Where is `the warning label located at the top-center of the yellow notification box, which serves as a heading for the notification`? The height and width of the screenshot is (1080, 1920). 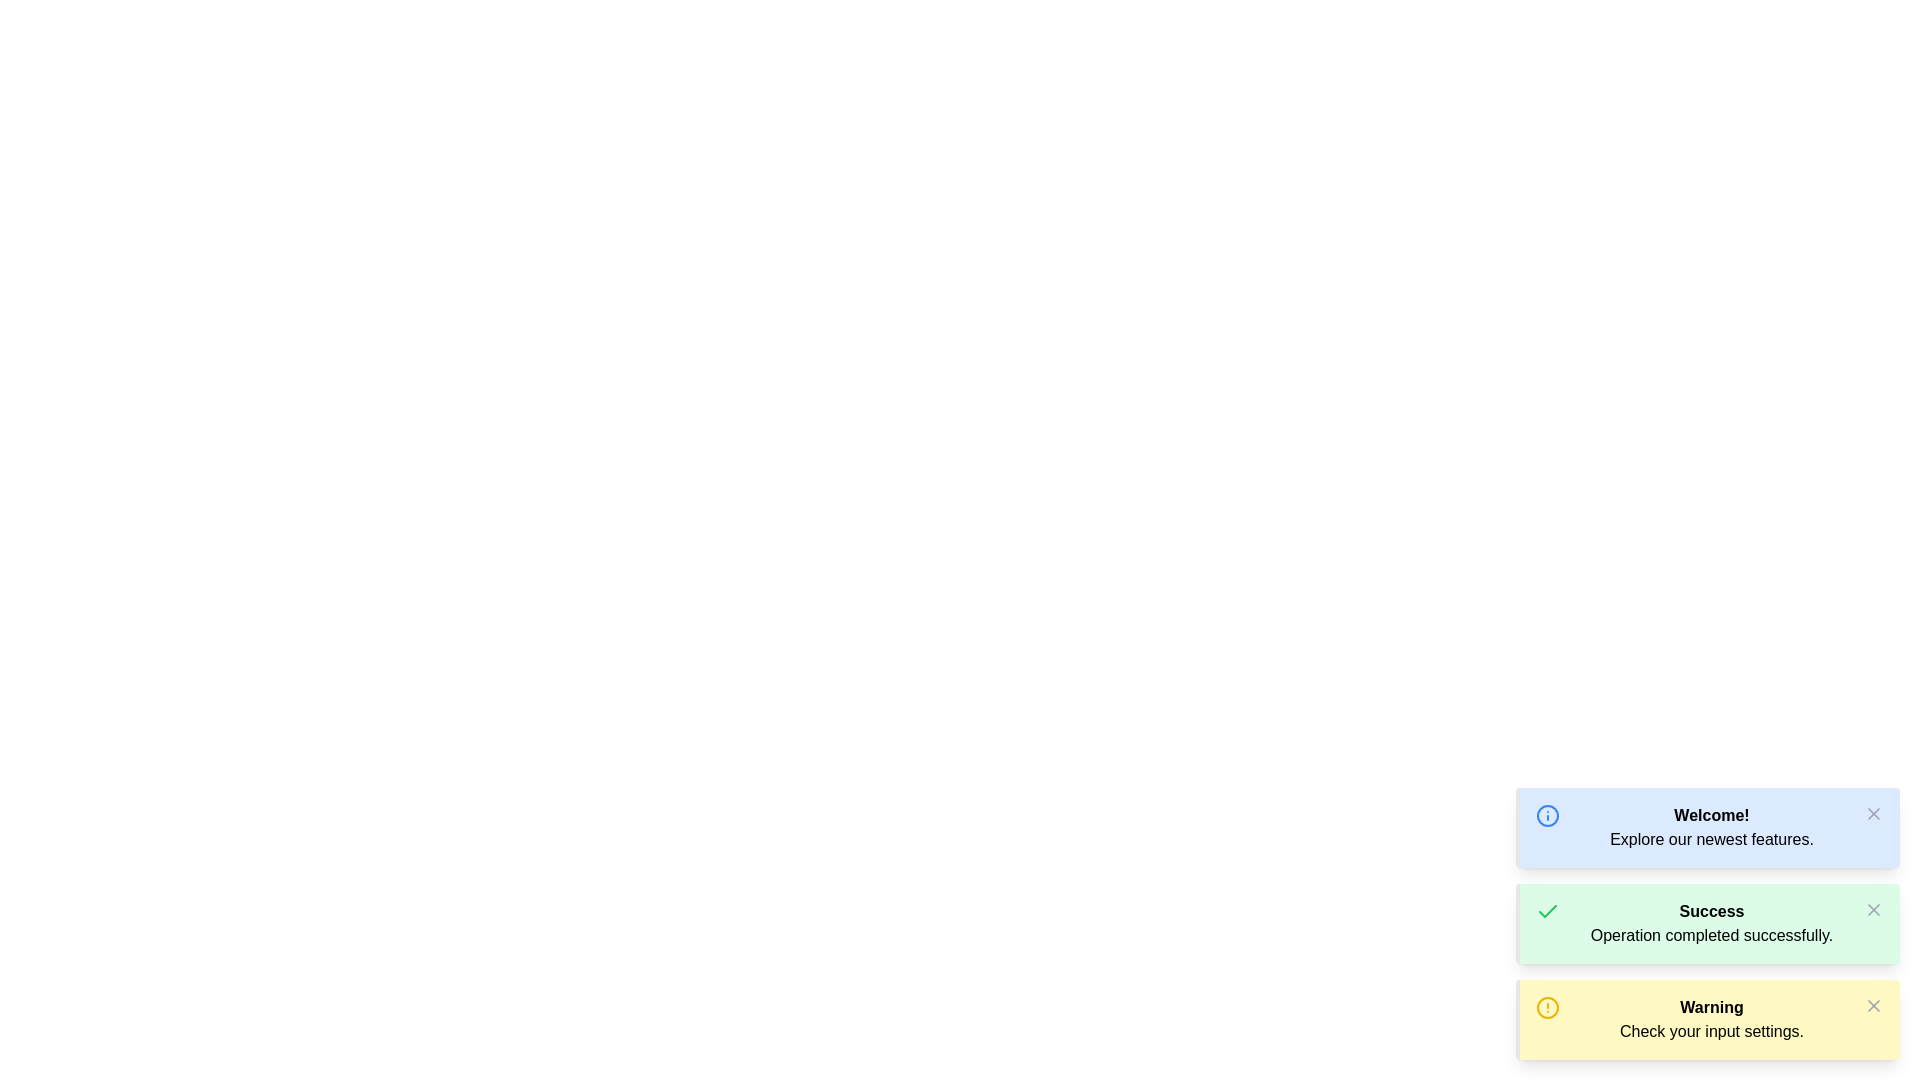 the warning label located at the top-center of the yellow notification box, which serves as a heading for the notification is located at coordinates (1711, 1007).